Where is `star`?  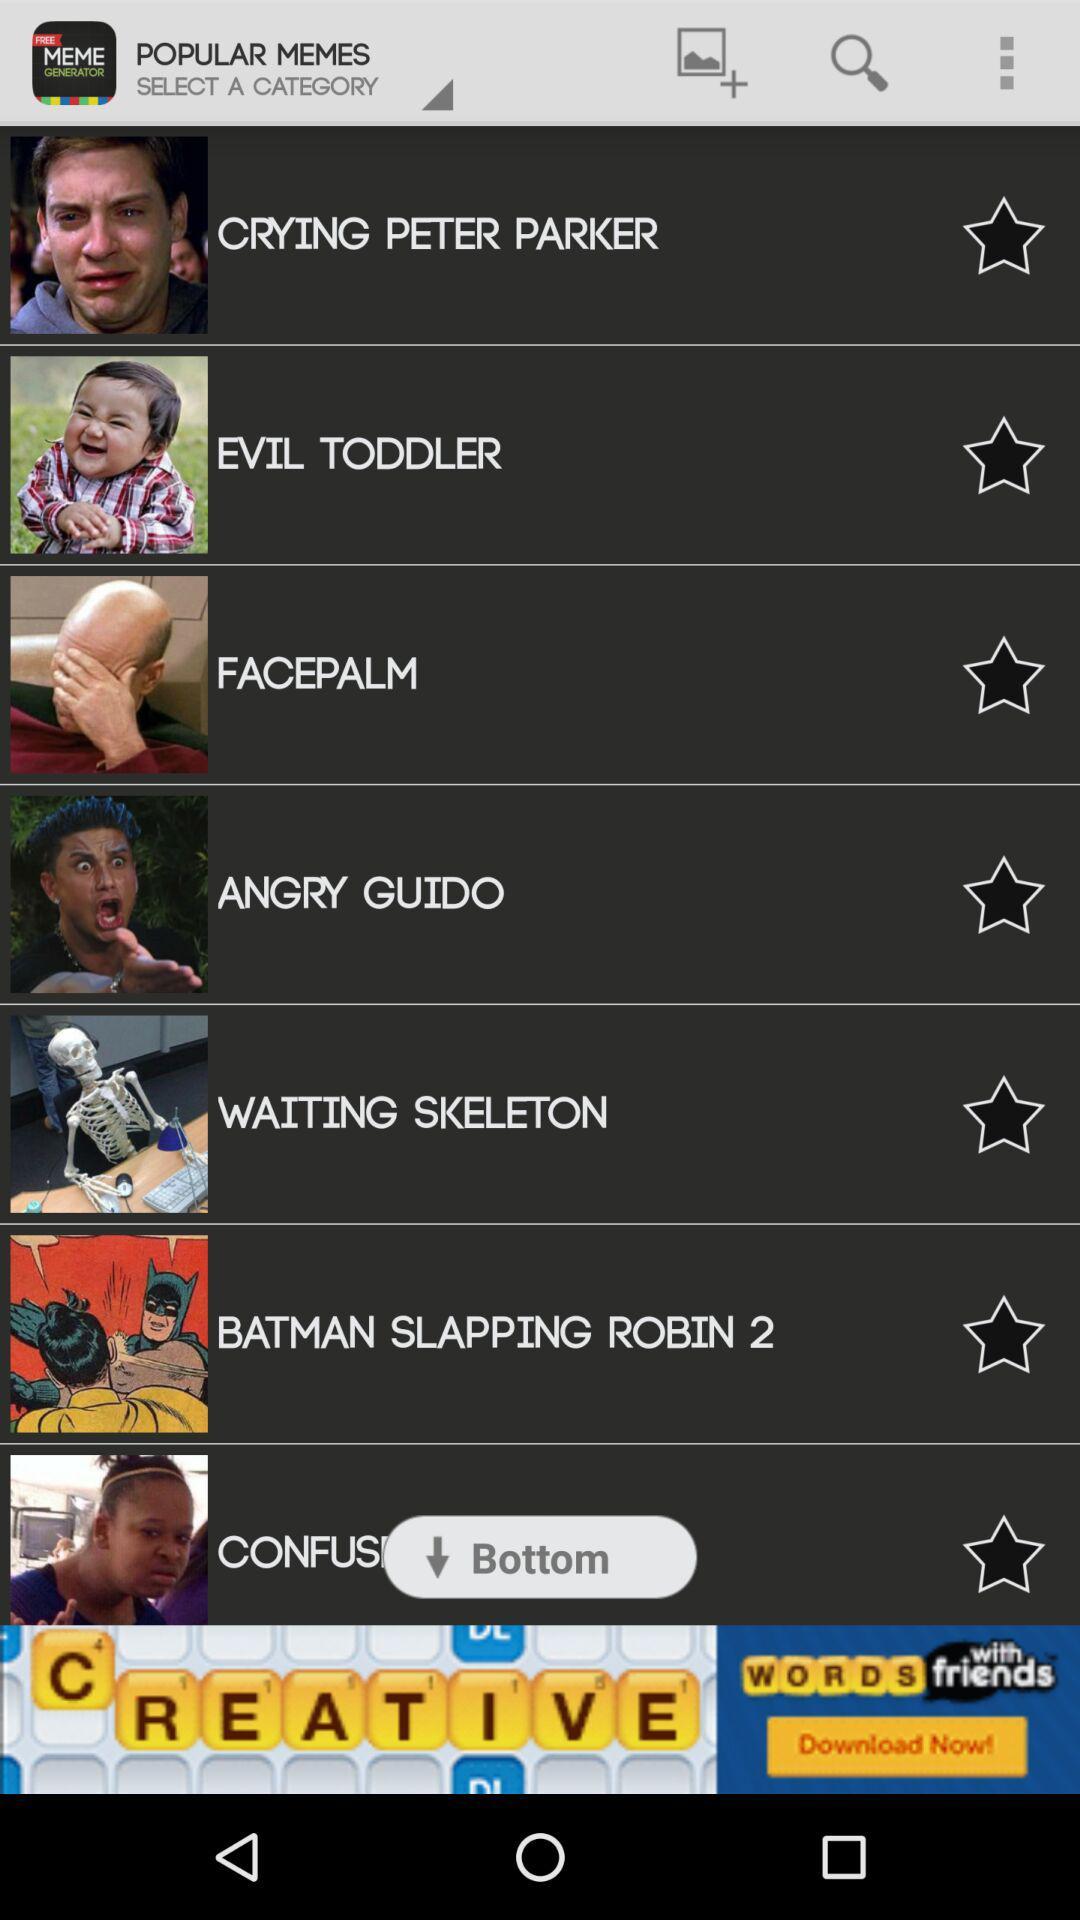
star is located at coordinates (1003, 235).